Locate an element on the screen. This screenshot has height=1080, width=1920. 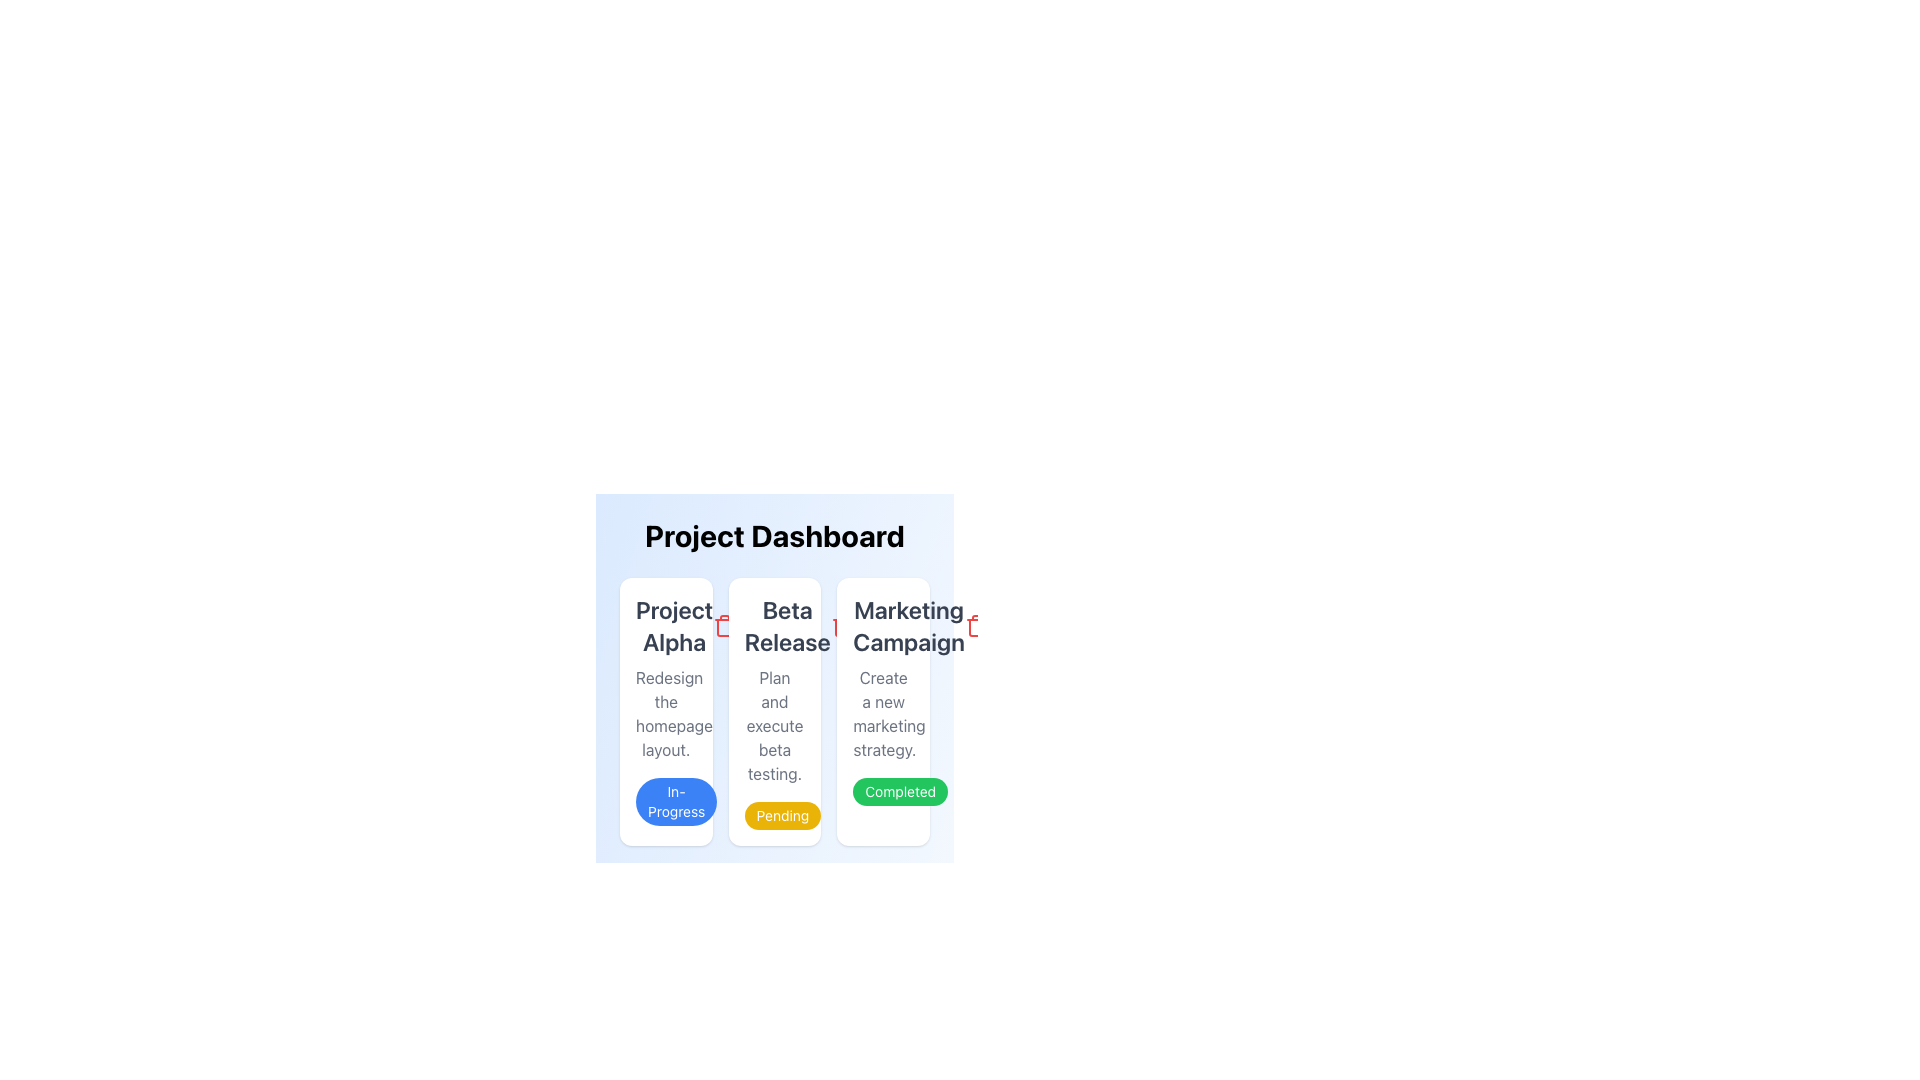
the blue-colored badge with rounded edges displaying 'In-Progress', located beneath the text 'Redesign the homepage layout.' on the card labeled 'Project Alpha' is located at coordinates (676, 801).